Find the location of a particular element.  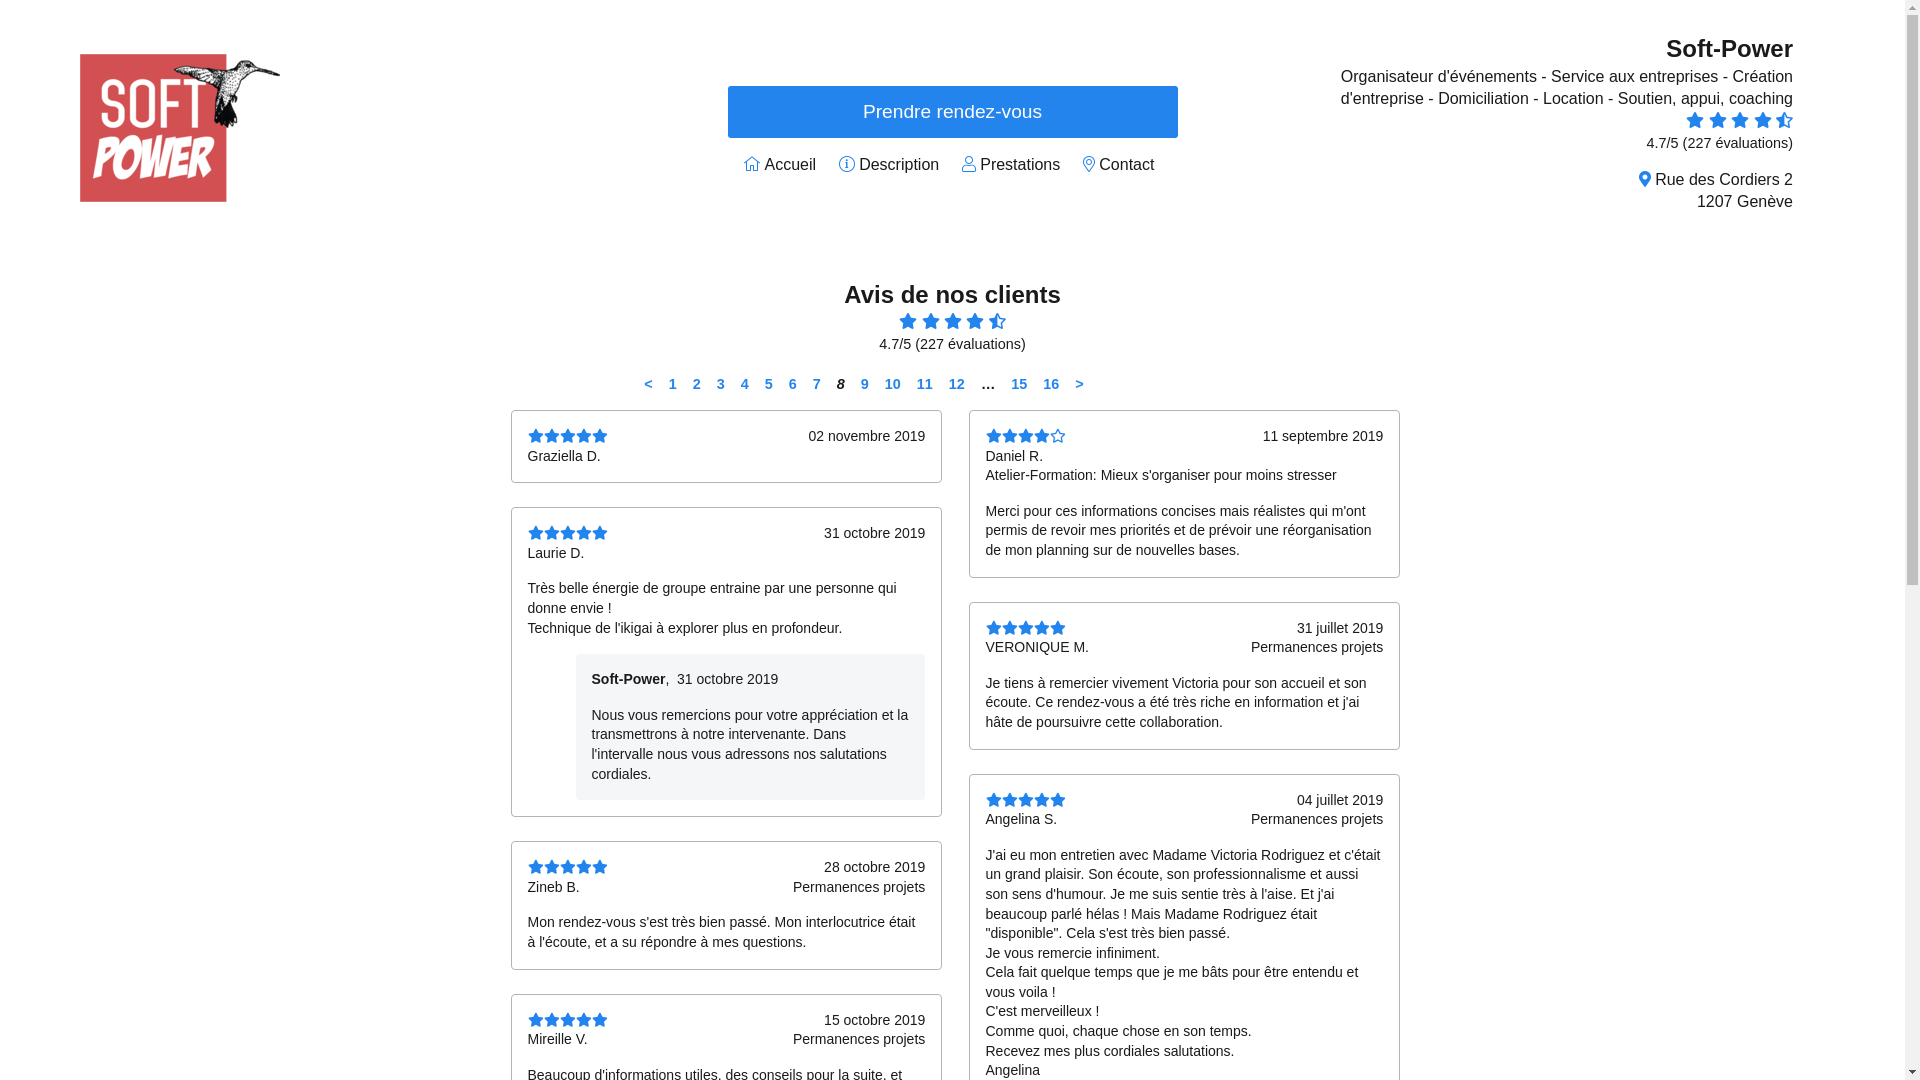

'5' is located at coordinates (767, 384).